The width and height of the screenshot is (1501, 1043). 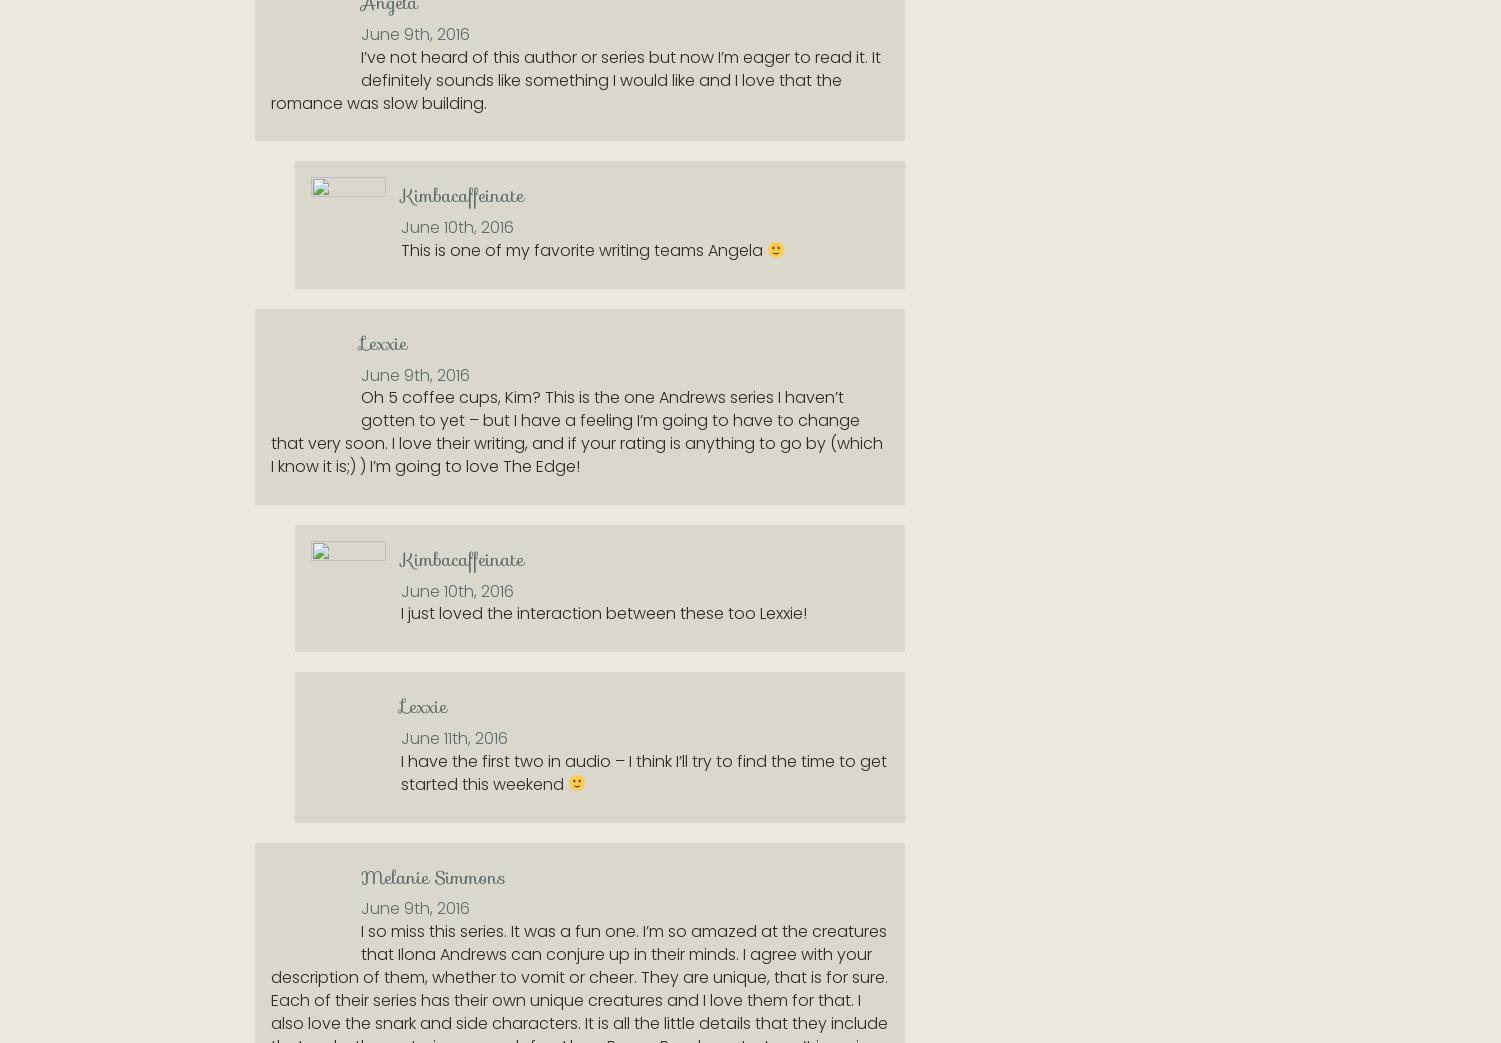 I want to click on 'Melanie Simmons', so click(x=433, y=876).